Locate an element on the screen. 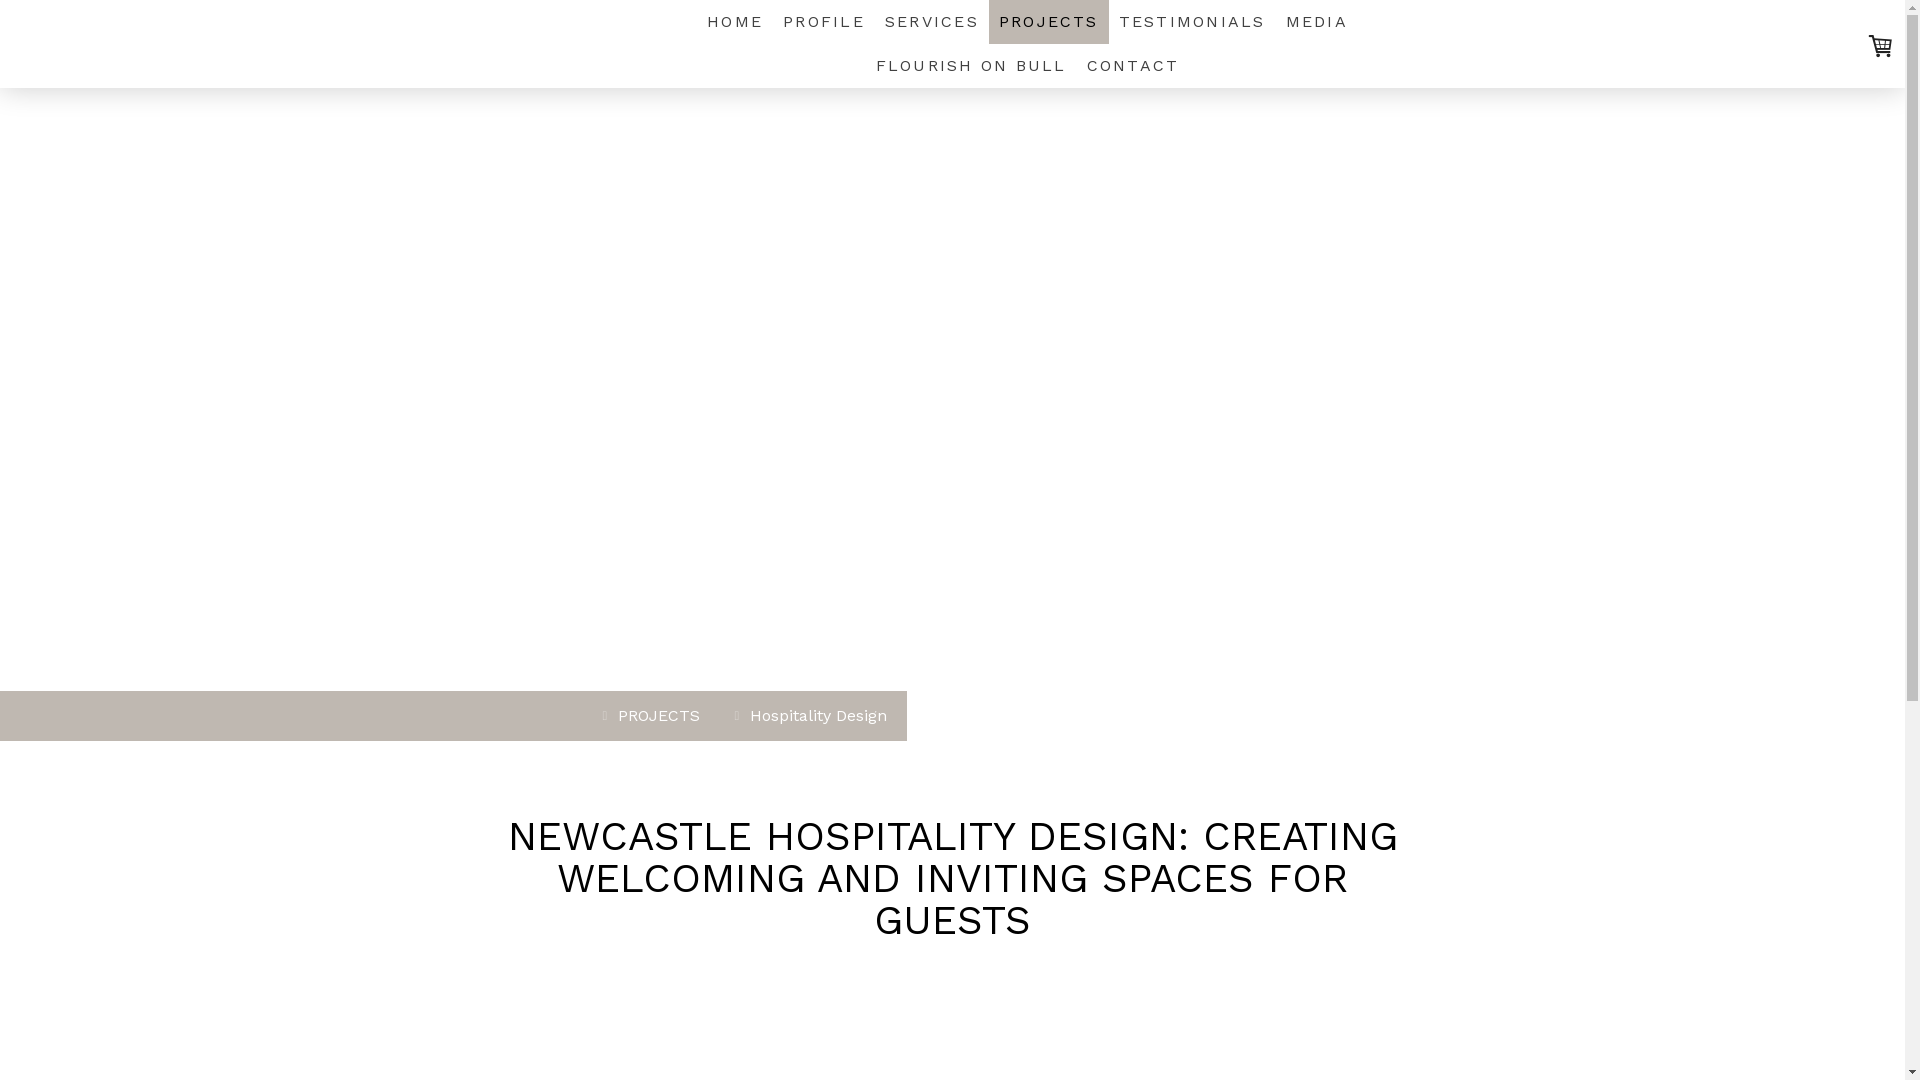 This screenshot has width=1920, height=1080. 'MEDIA' is located at coordinates (1275, 22).